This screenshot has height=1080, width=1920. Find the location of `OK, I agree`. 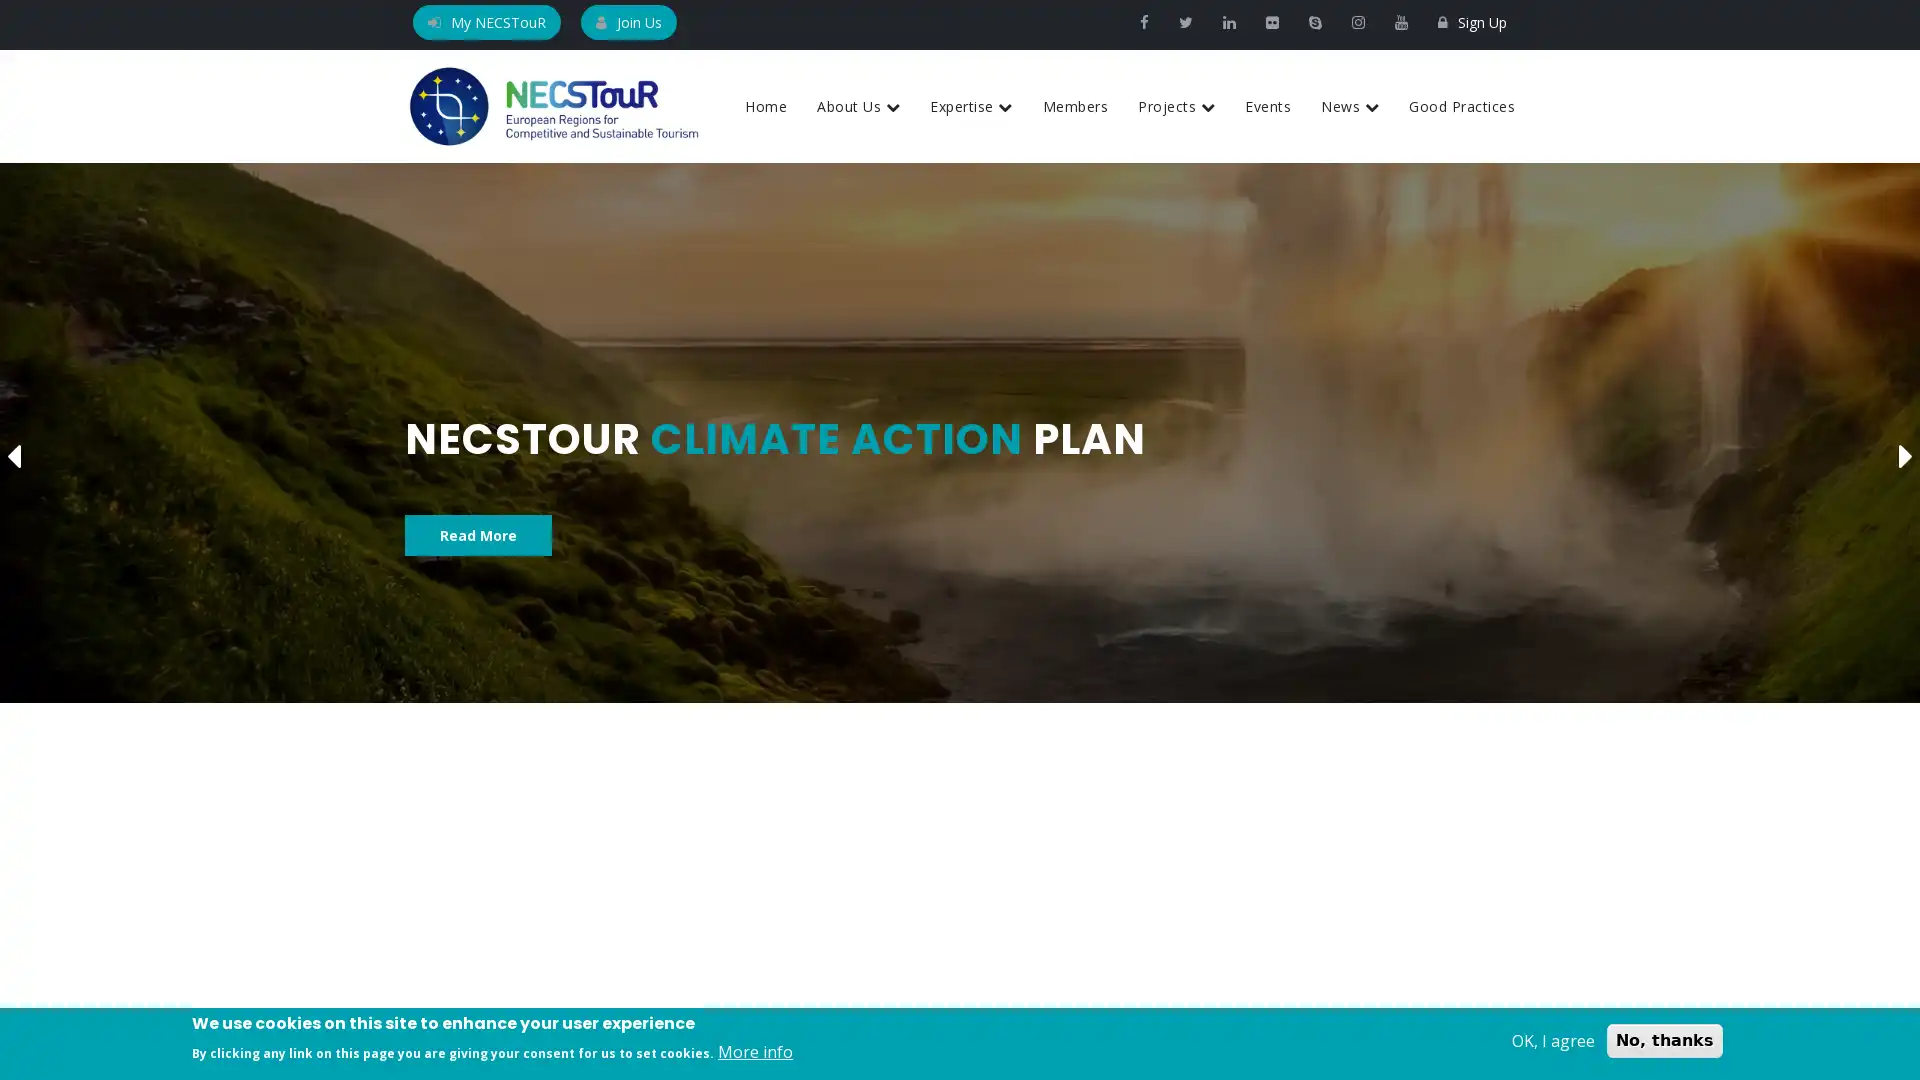

OK, I agree is located at coordinates (1552, 1040).